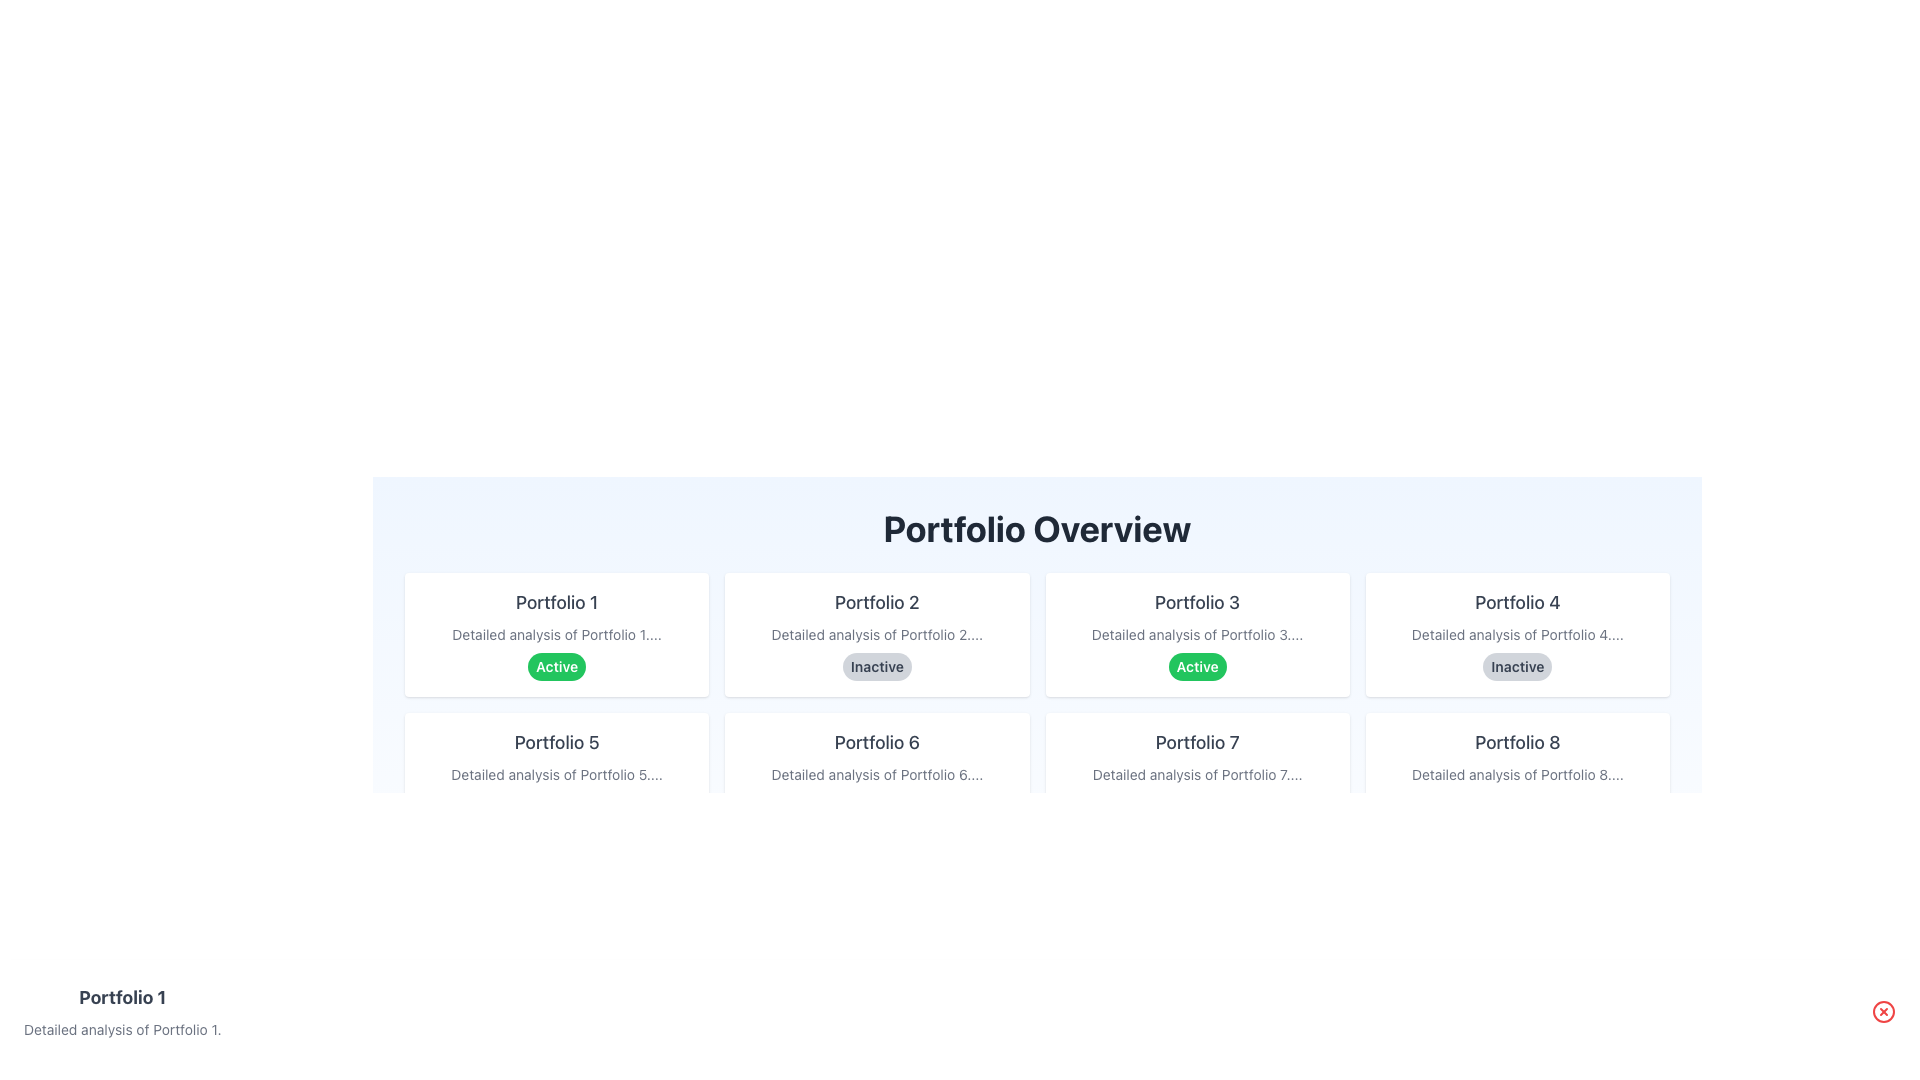  I want to click on the Status Indicator which is a green, rounded rectangle displaying the word 'Active' in bold, white text, located at the bottom of the card labeled 'Portfolio 3', so click(1197, 667).